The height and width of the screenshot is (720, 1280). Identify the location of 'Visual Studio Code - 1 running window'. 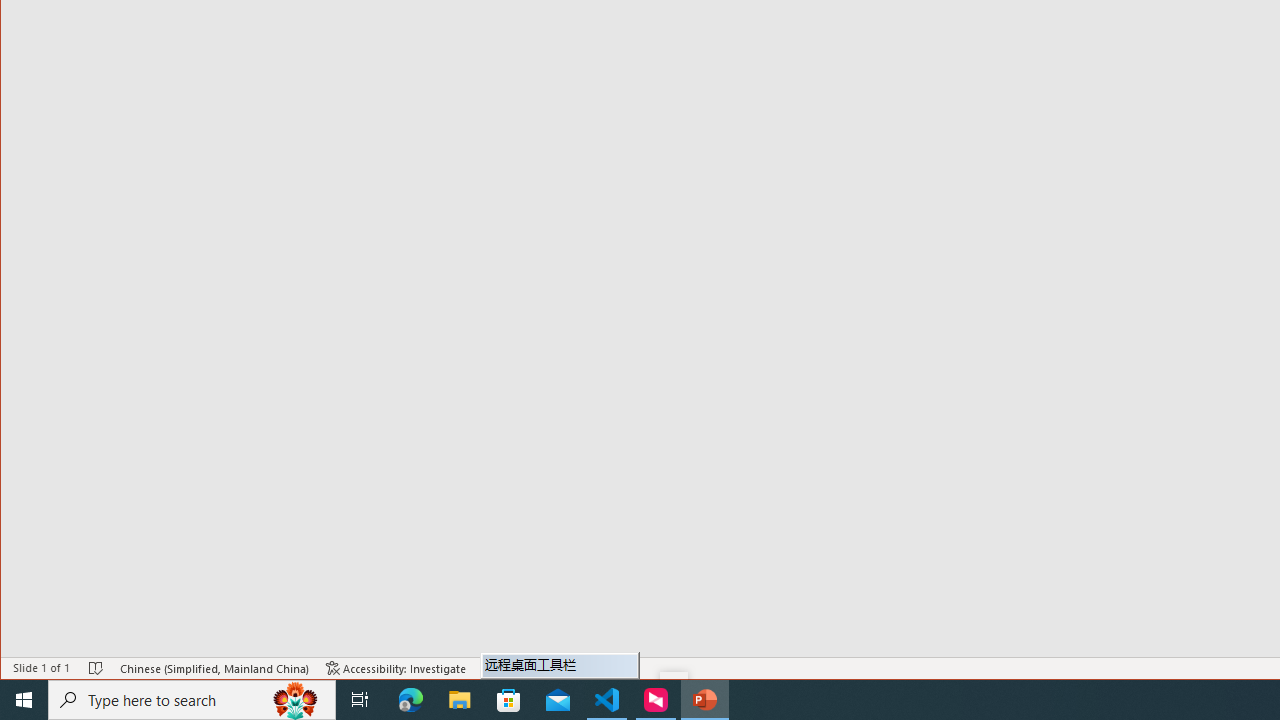
(606, 698).